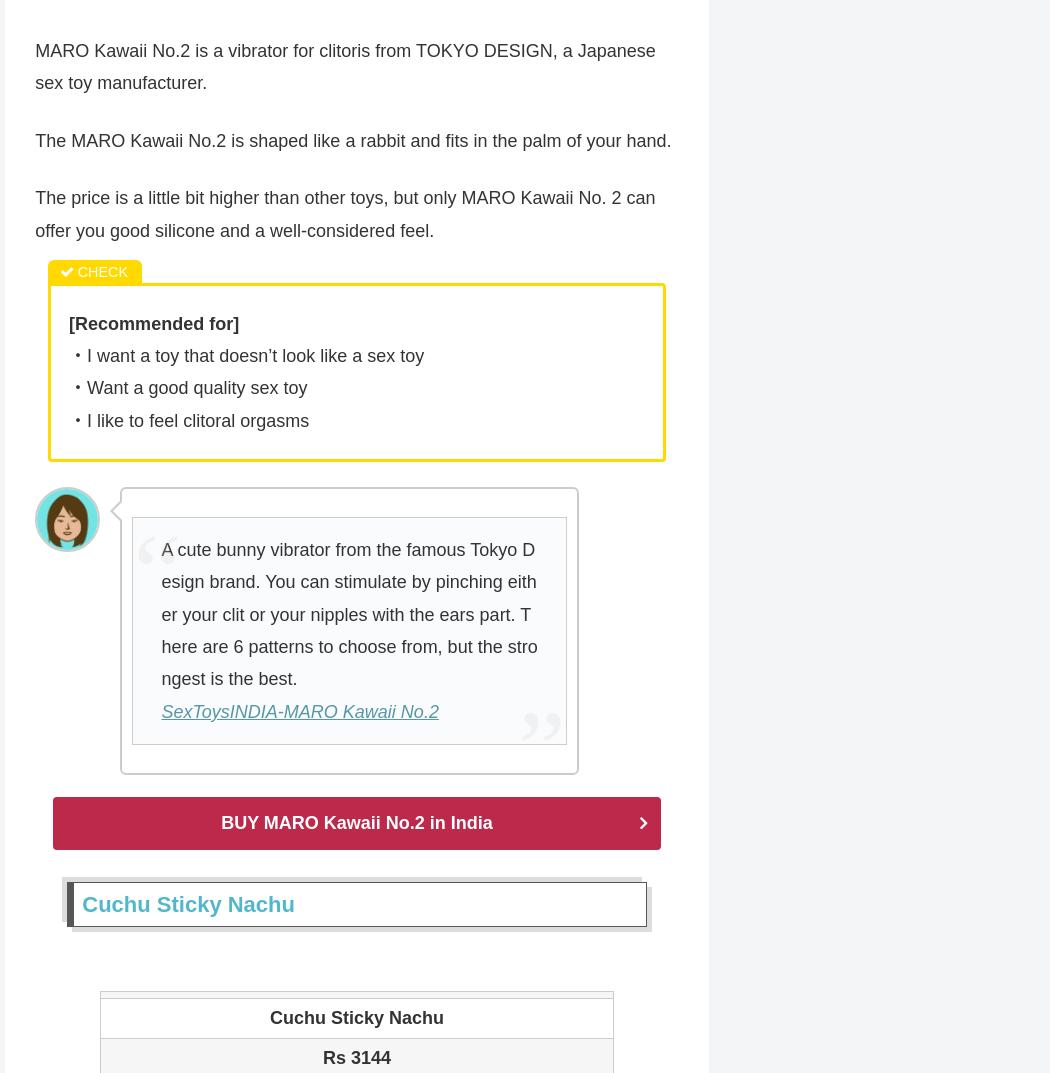 The width and height of the screenshot is (1050, 1073). I want to click on 'Rs 3144', so click(355, 1059).